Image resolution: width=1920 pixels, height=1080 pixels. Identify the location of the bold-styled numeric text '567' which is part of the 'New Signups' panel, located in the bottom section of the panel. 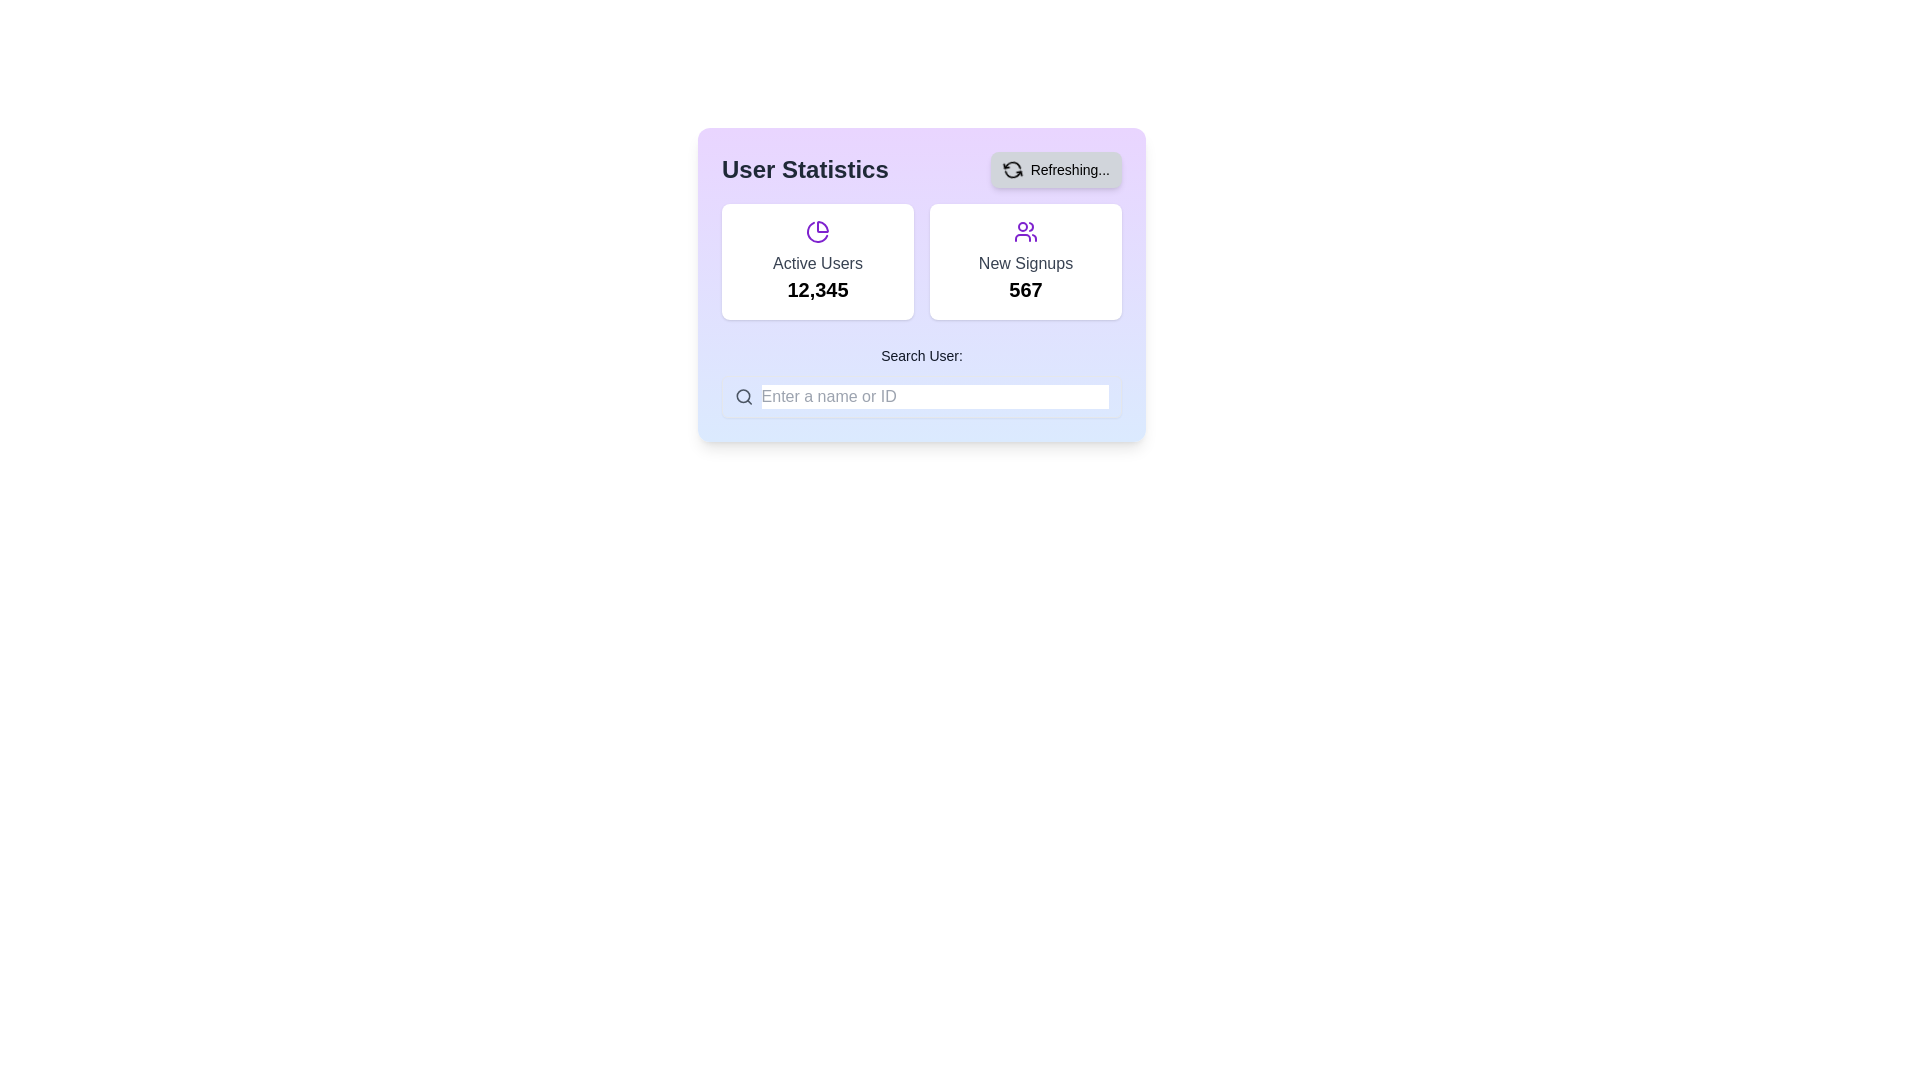
(1026, 289).